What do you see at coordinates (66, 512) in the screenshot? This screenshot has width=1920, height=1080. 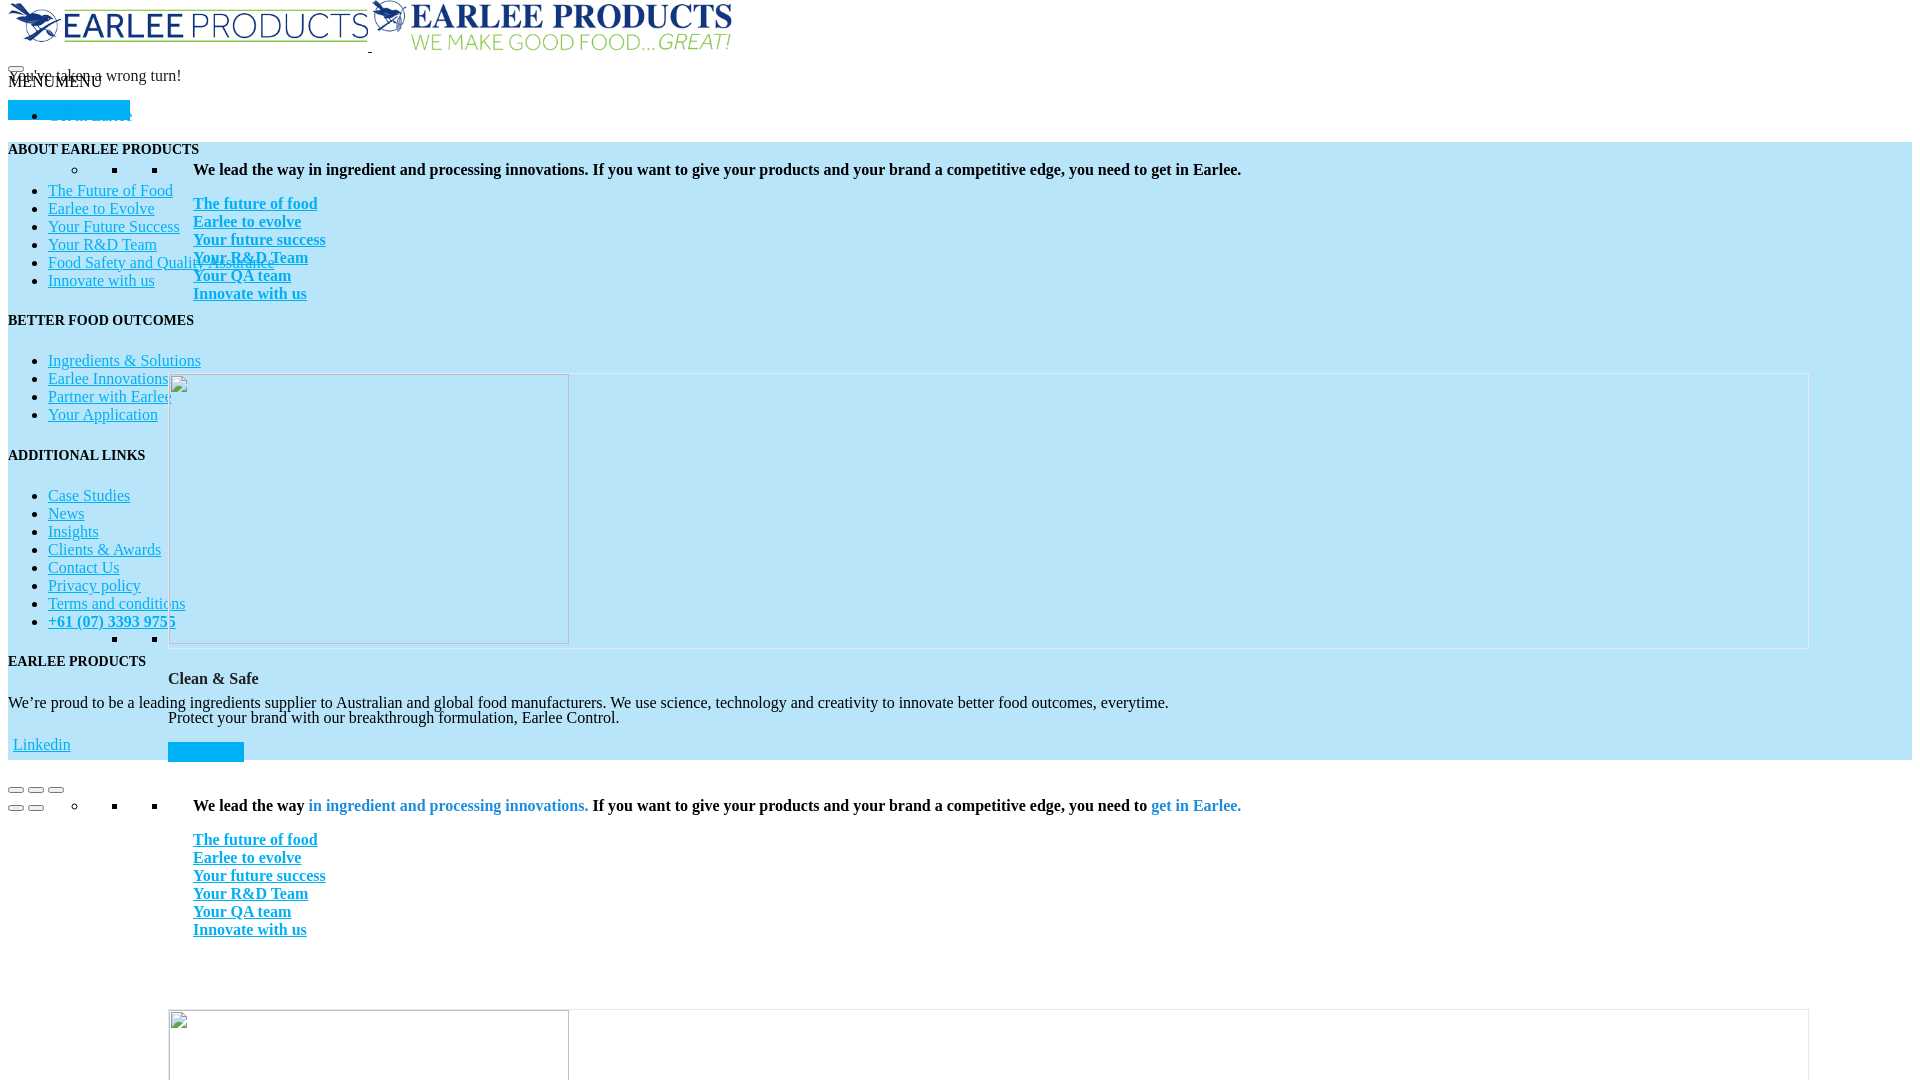 I see `'News'` at bounding box center [66, 512].